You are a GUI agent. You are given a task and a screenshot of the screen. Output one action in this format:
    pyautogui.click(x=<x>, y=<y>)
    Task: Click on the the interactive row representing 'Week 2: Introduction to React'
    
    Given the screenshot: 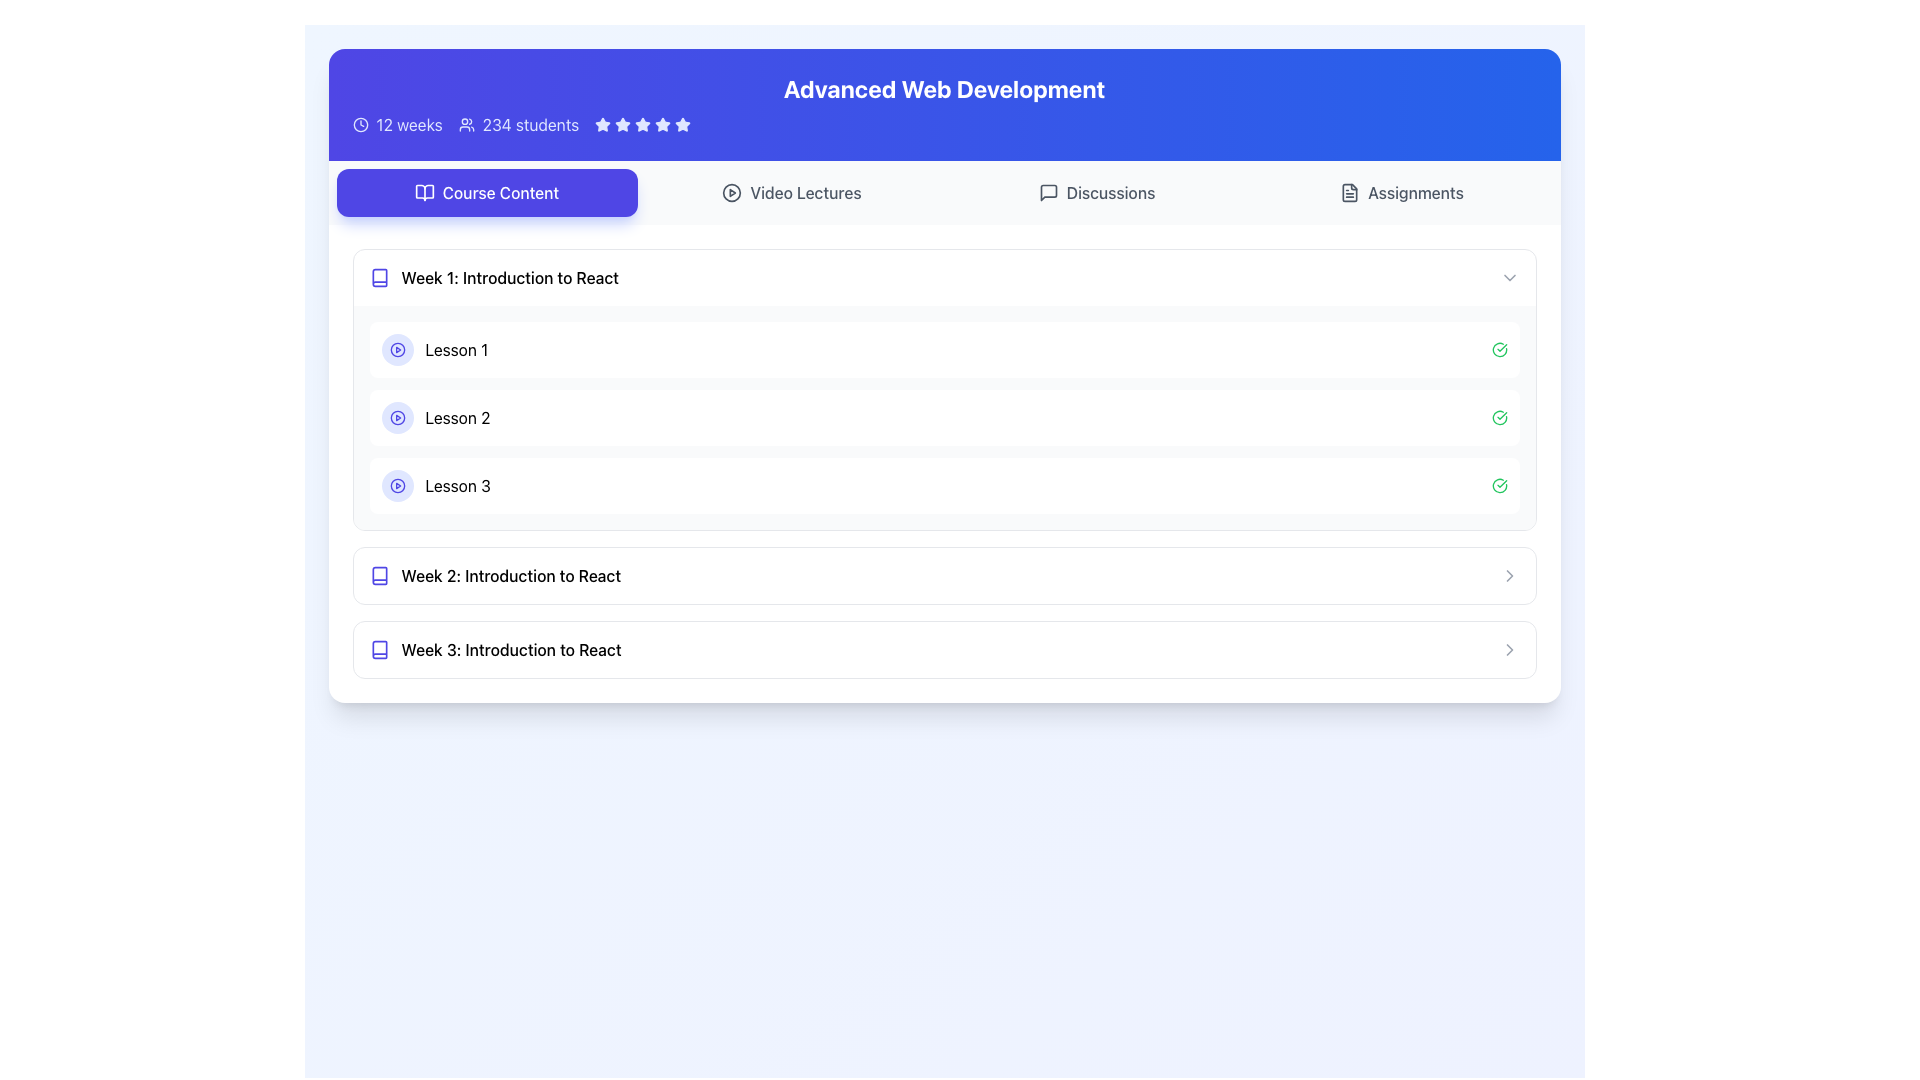 What is the action you would take?
    pyautogui.click(x=943, y=575)
    